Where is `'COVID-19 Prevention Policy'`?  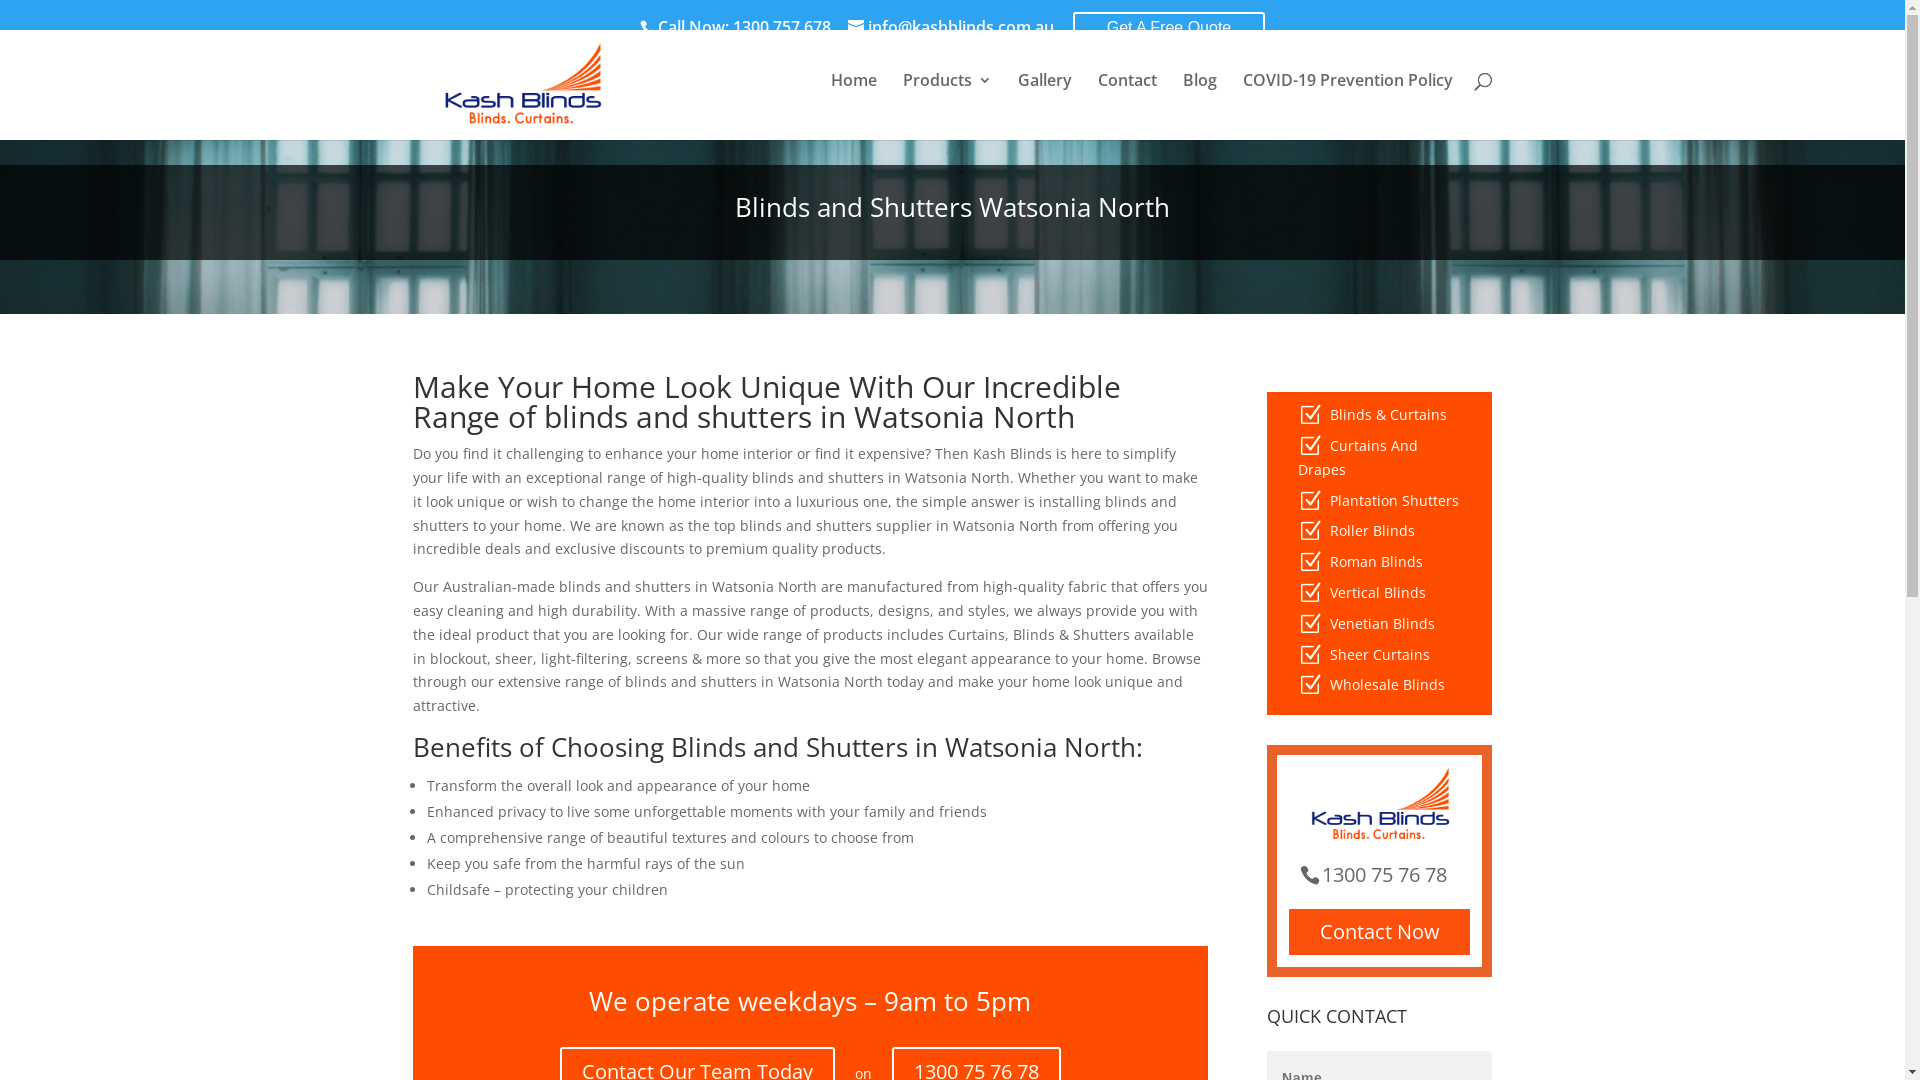
'COVID-19 Prevention Policy' is located at coordinates (1347, 96).